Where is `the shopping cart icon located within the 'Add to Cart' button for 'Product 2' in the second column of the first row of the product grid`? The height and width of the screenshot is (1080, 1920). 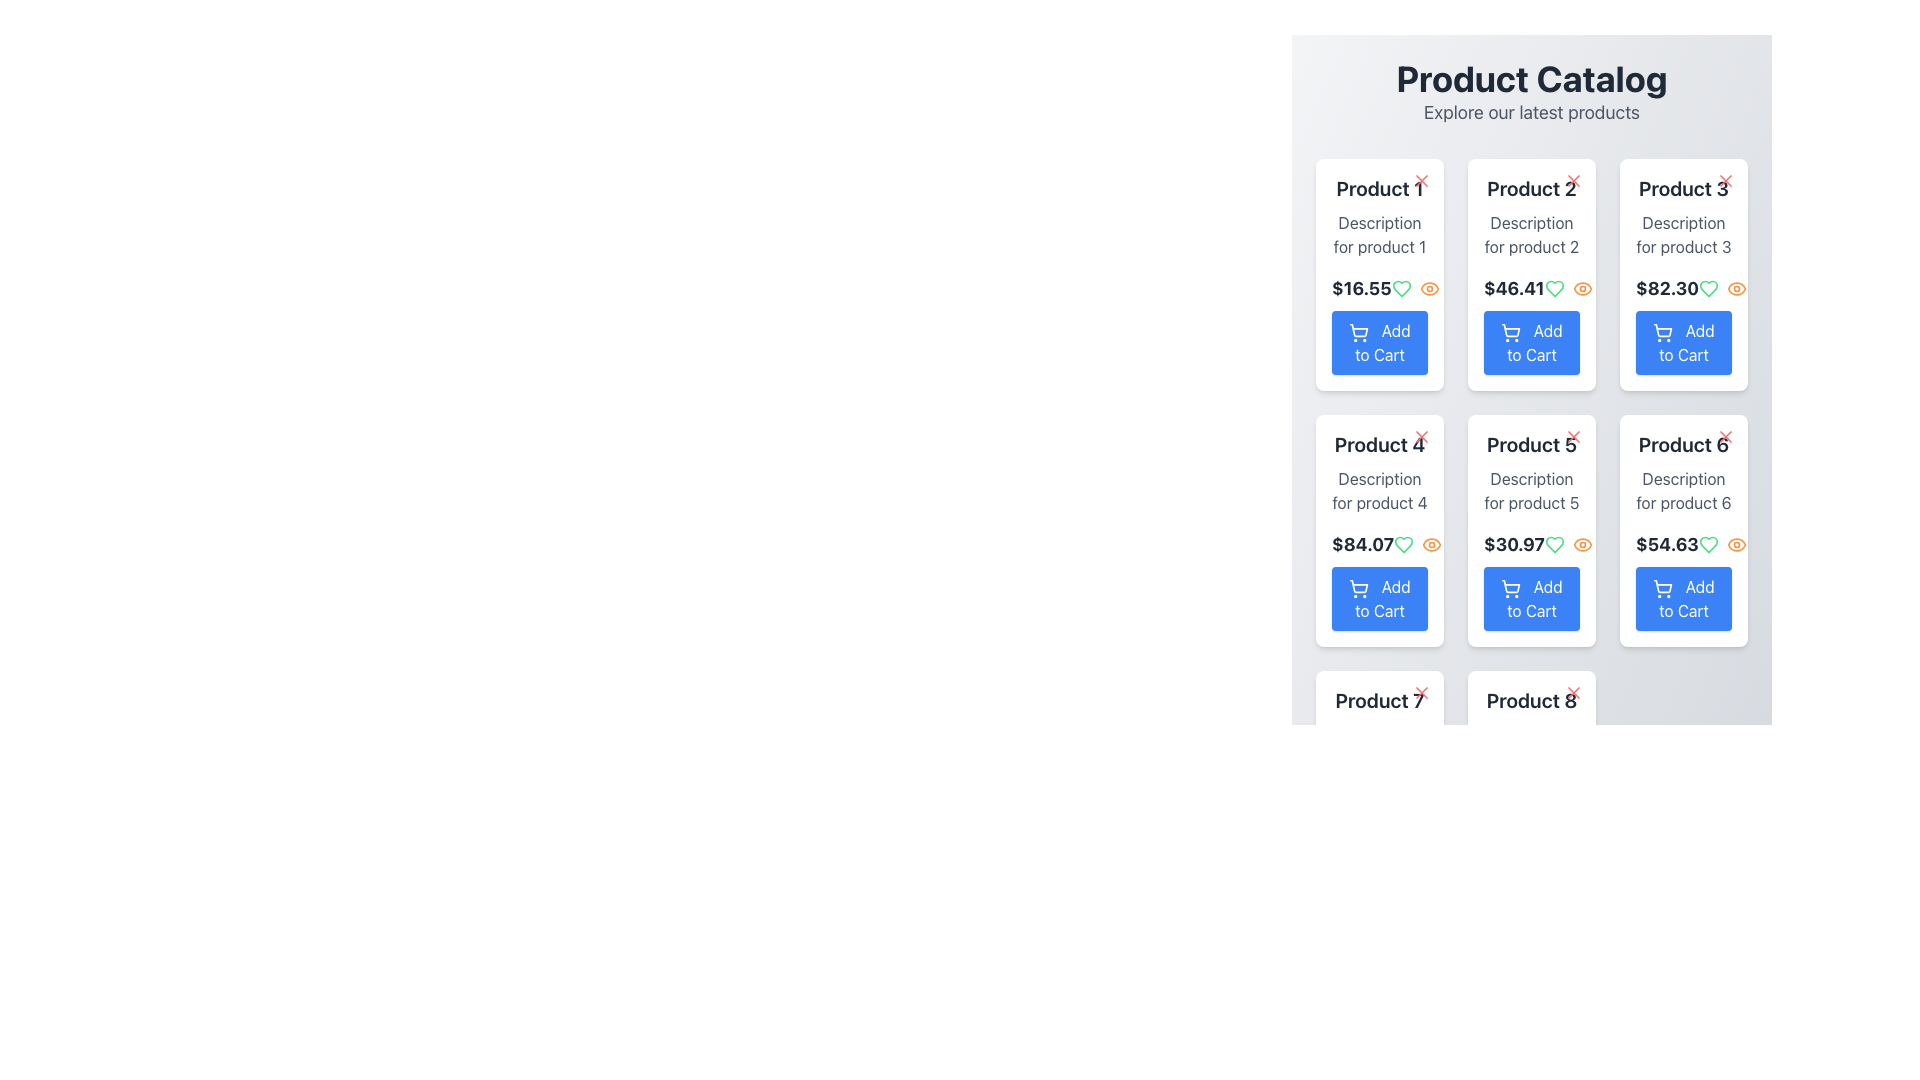 the shopping cart icon located within the 'Add to Cart' button for 'Product 2' in the second column of the first row of the product grid is located at coordinates (1511, 329).